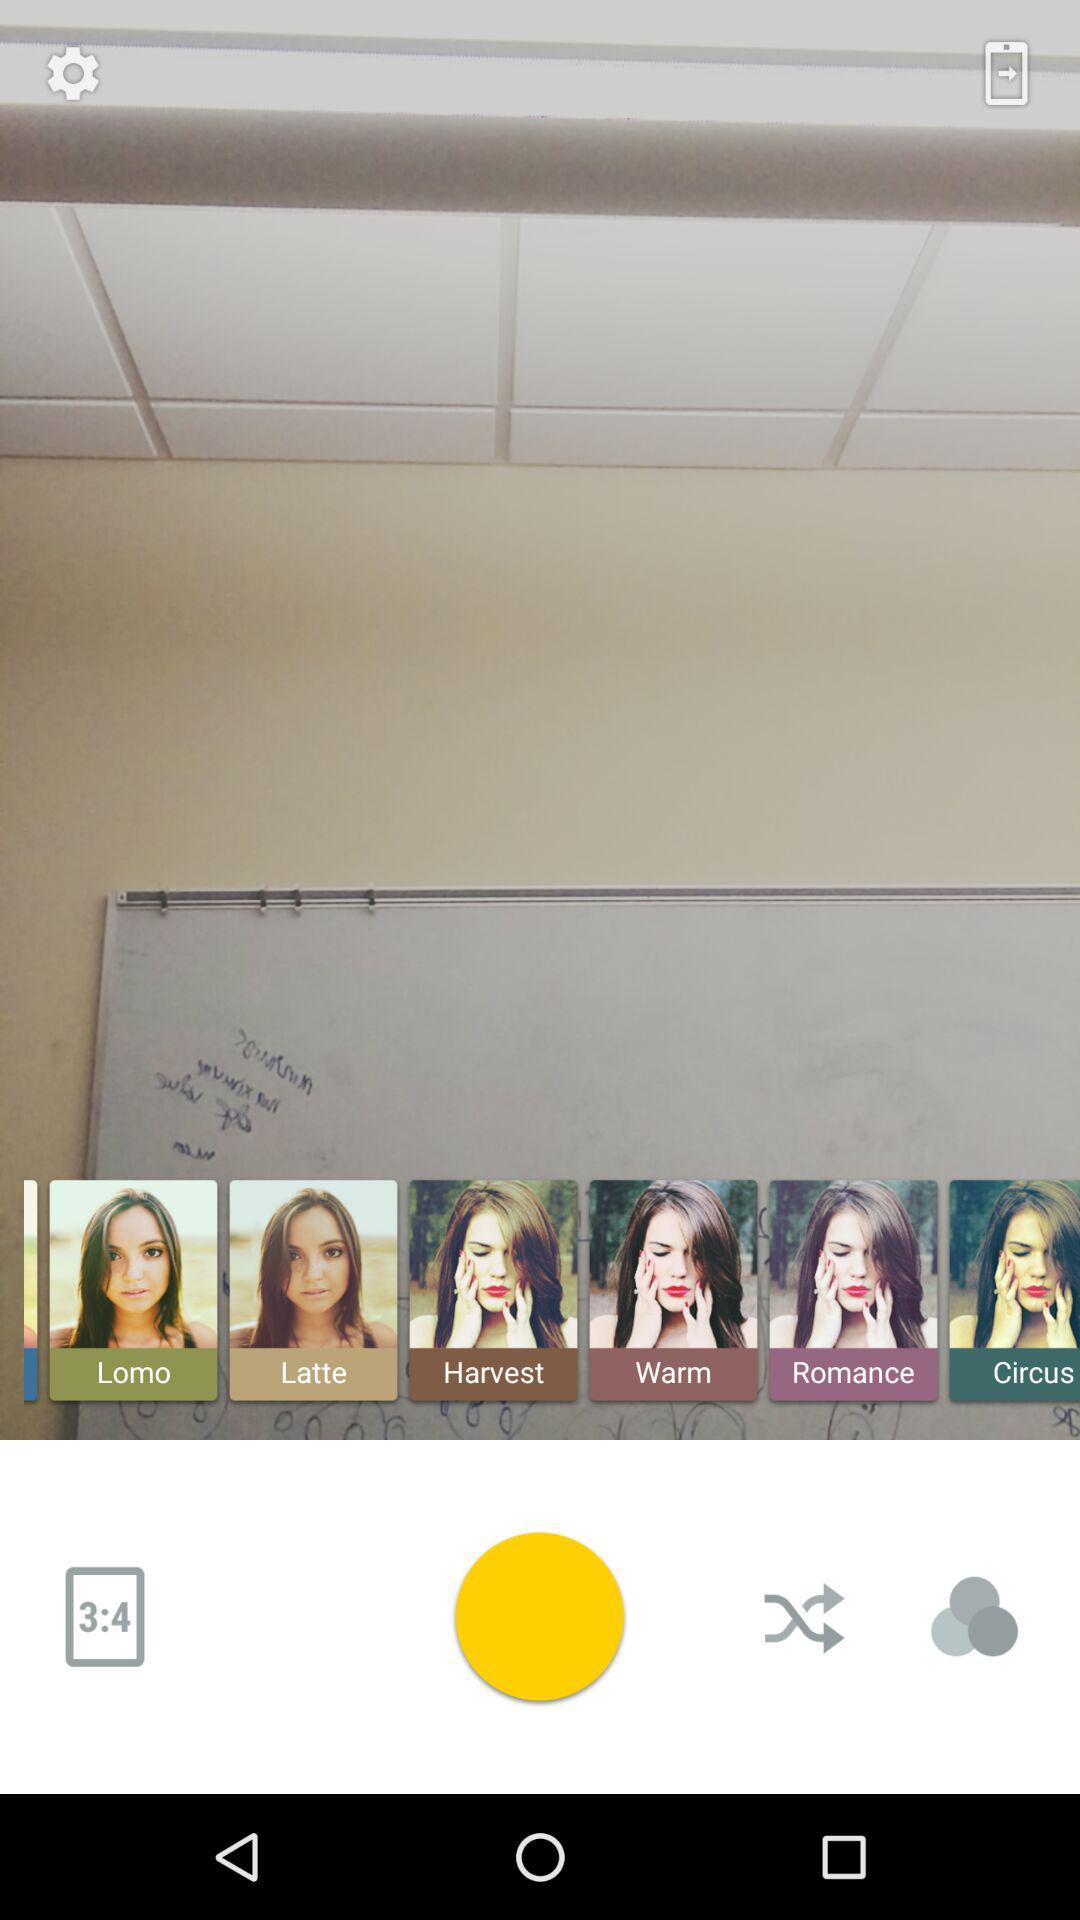 The width and height of the screenshot is (1080, 1920). Describe the element at coordinates (72, 73) in the screenshot. I see `options` at that location.